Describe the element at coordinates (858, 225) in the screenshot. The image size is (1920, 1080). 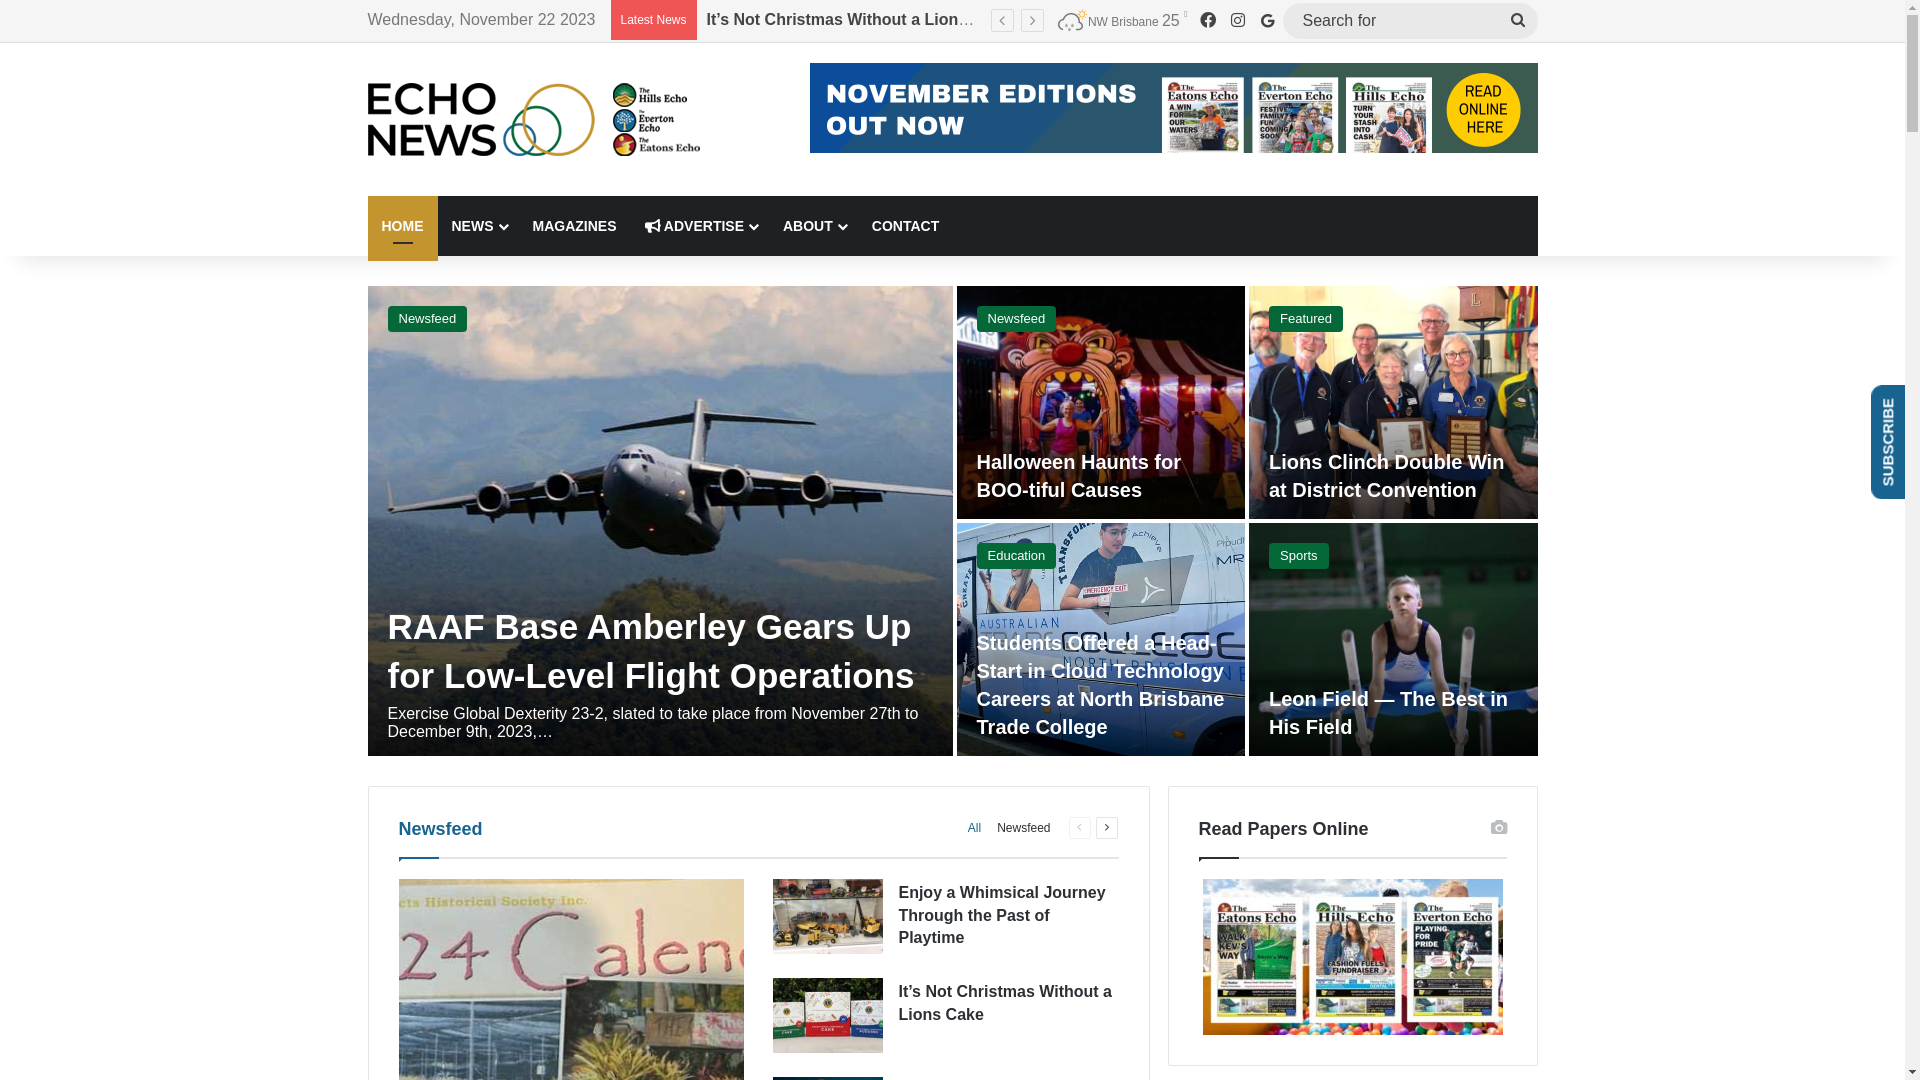
I see `'CONTACT'` at that location.